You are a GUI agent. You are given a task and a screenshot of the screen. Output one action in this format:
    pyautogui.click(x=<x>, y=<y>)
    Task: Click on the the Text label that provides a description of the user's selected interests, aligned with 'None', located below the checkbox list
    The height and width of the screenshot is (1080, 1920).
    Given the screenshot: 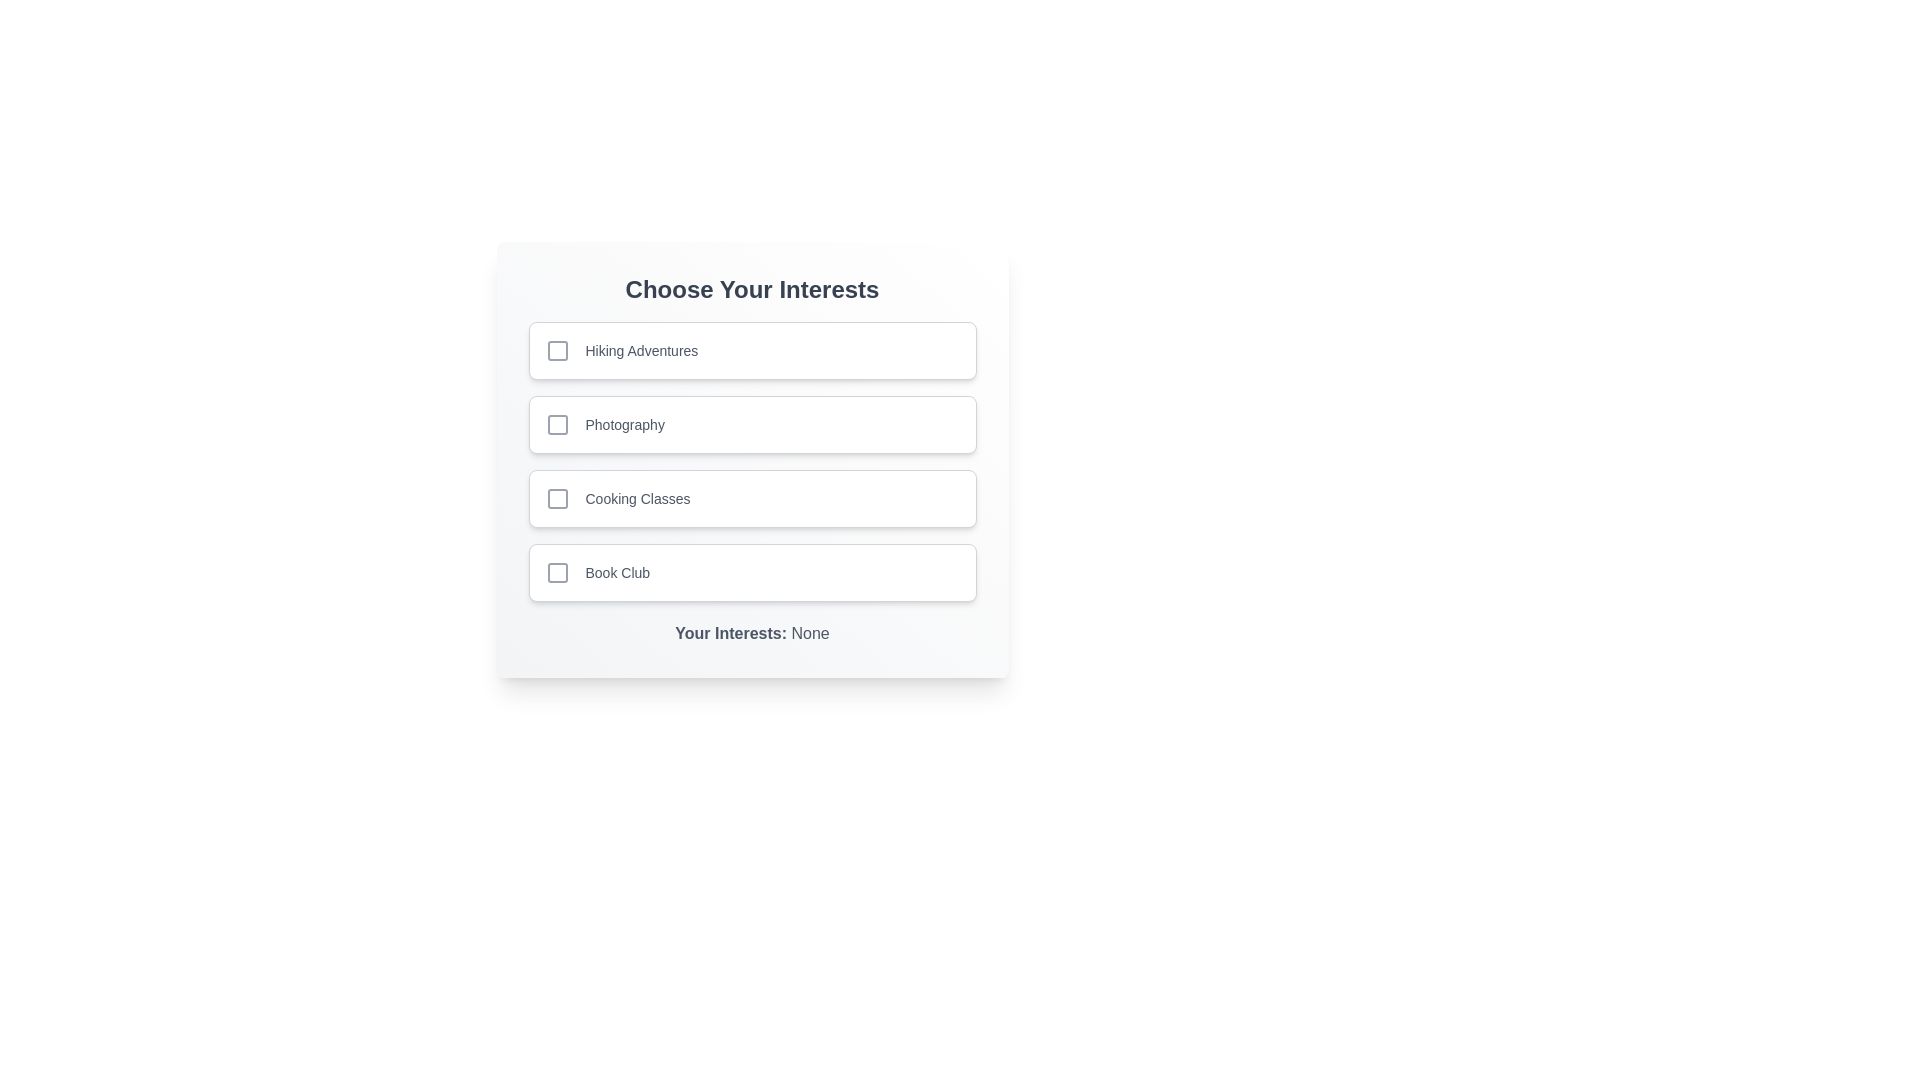 What is the action you would take?
    pyautogui.click(x=732, y=633)
    